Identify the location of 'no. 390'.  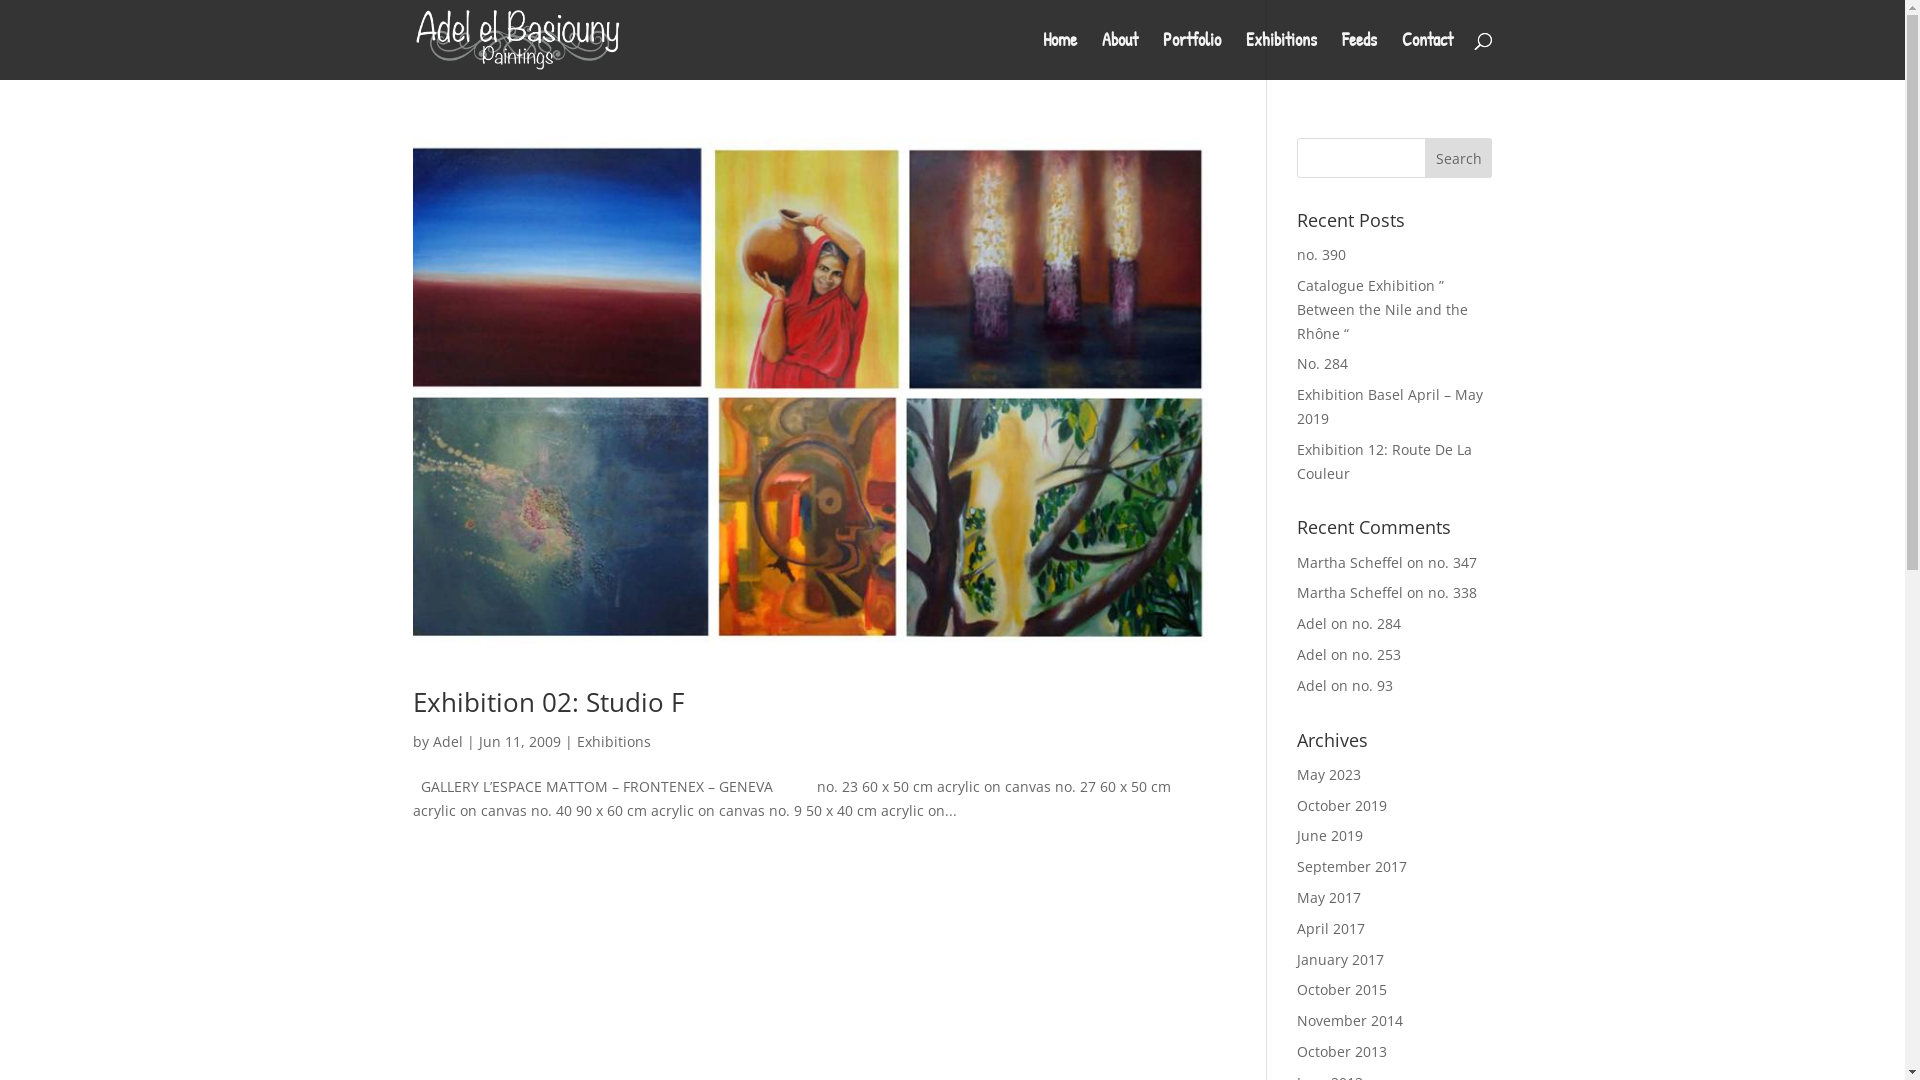
(1321, 253).